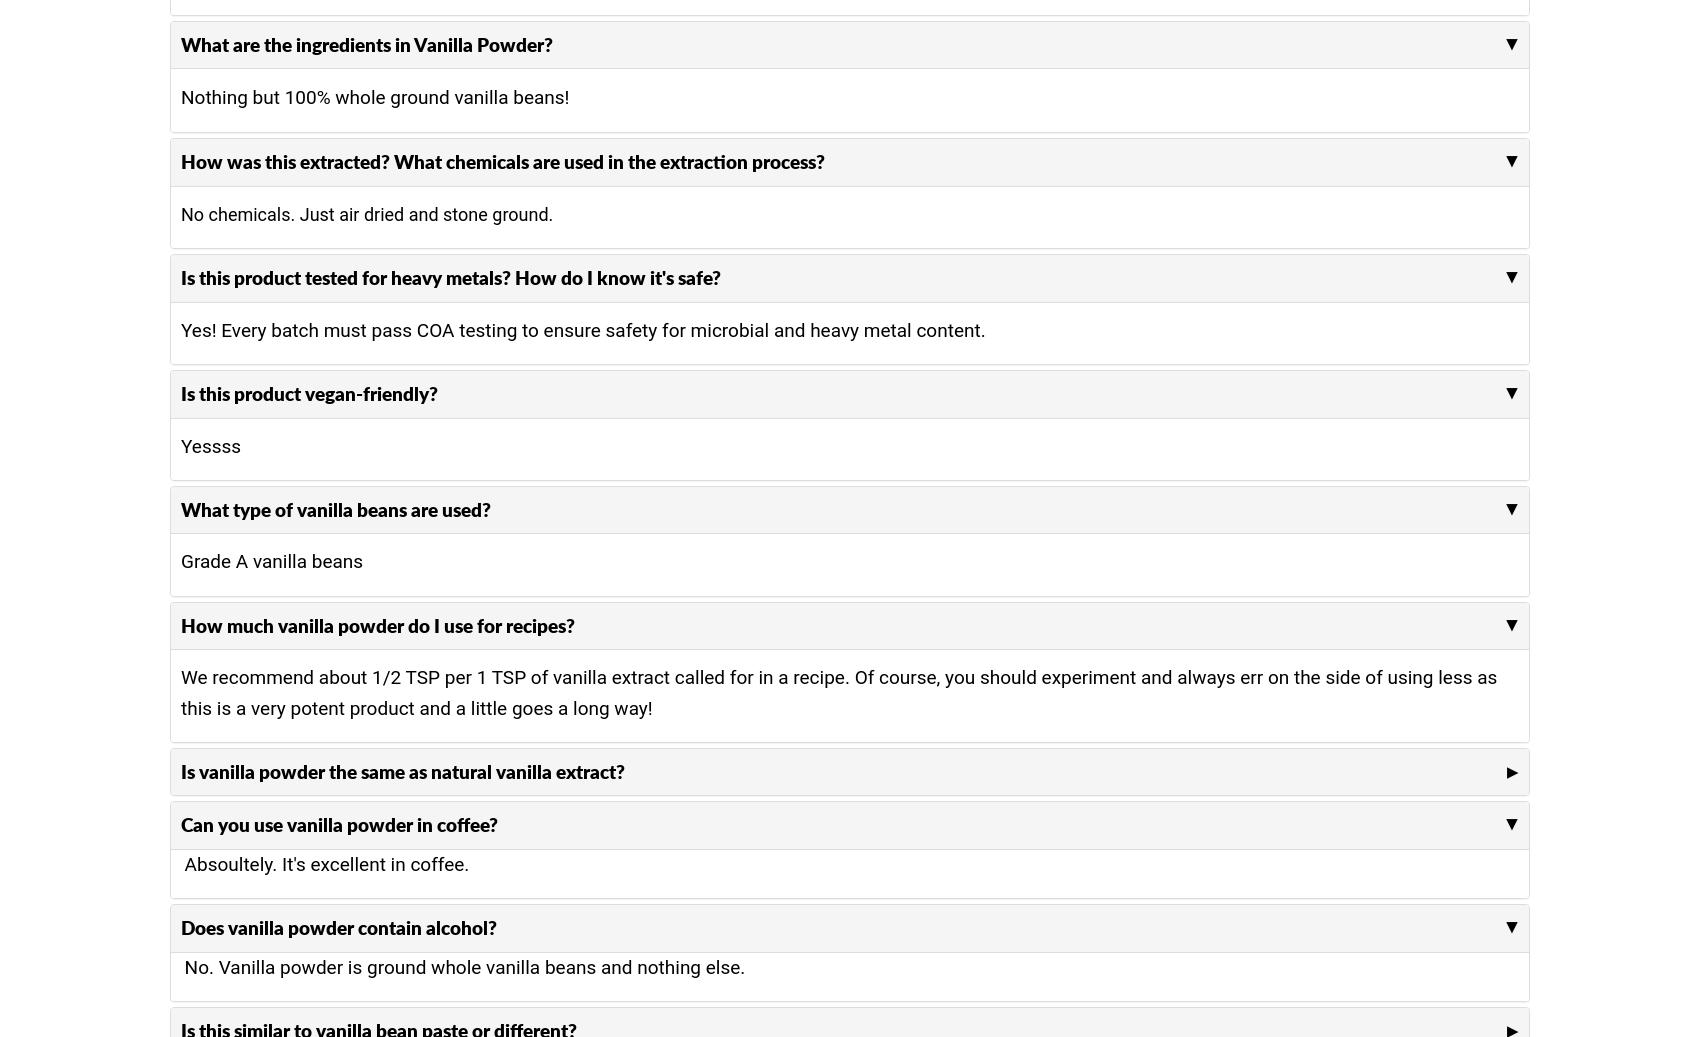 Image resolution: width=1700 pixels, height=1037 pixels. I want to click on 'No chemicals. Just air dried and stone ground.', so click(366, 212).